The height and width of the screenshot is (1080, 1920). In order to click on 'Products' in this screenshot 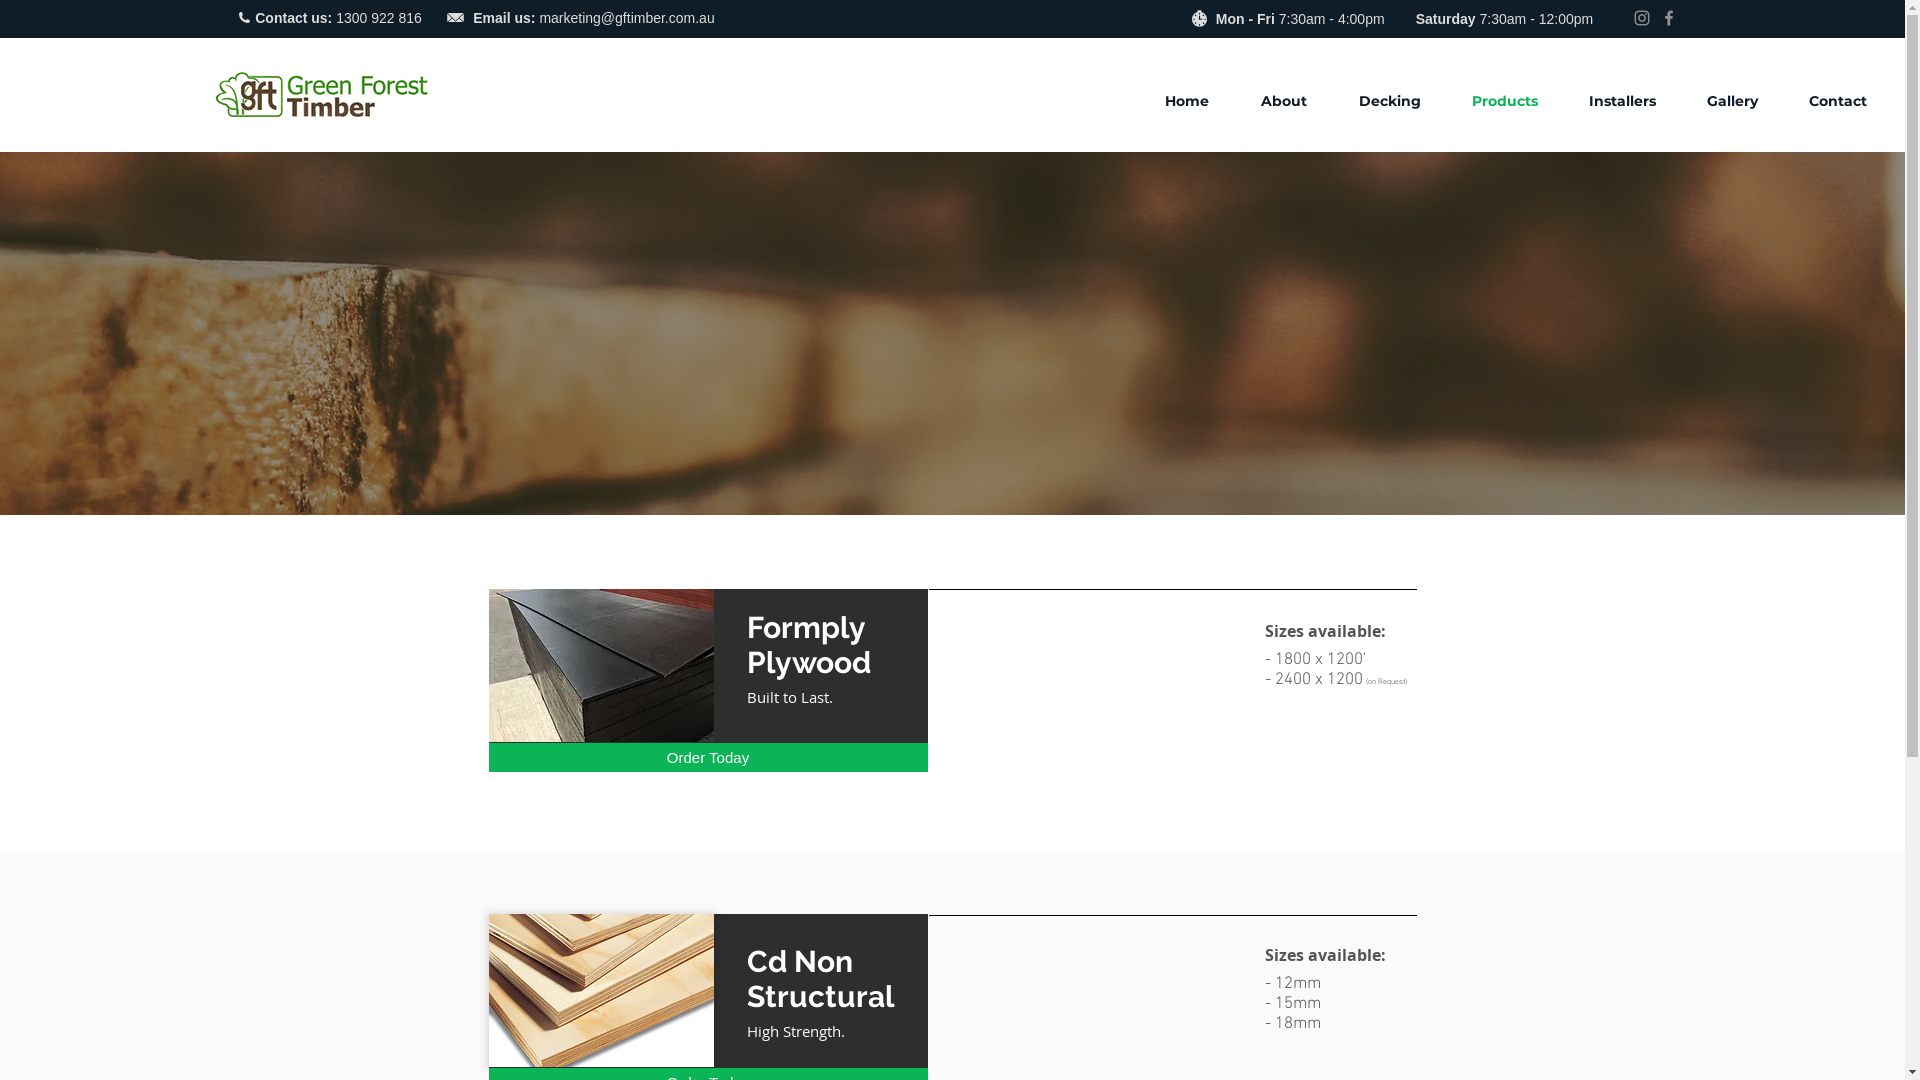, I will do `click(1515, 100)`.